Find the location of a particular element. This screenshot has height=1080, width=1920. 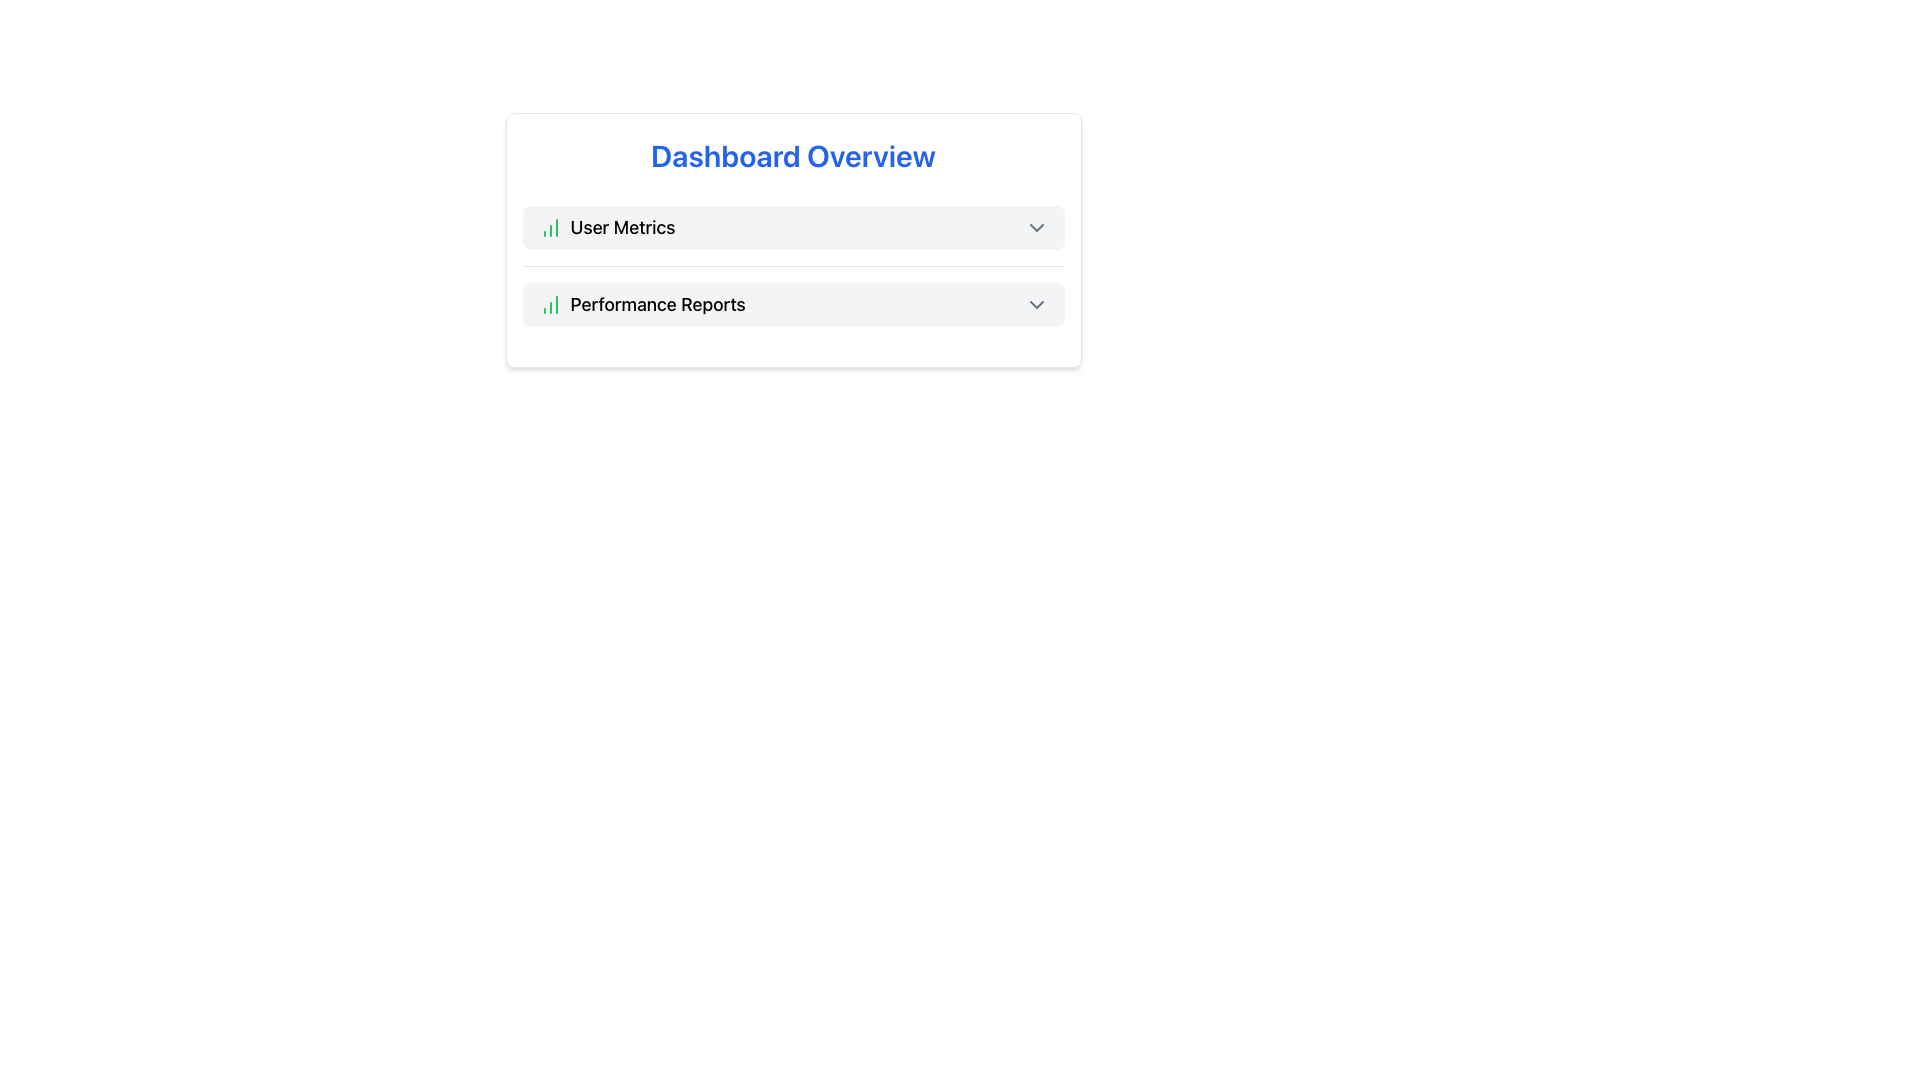

the chart icon located at the top-left corner of the 'User Metrics' section, which visually represents the section's purpose is located at coordinates (550, 226).